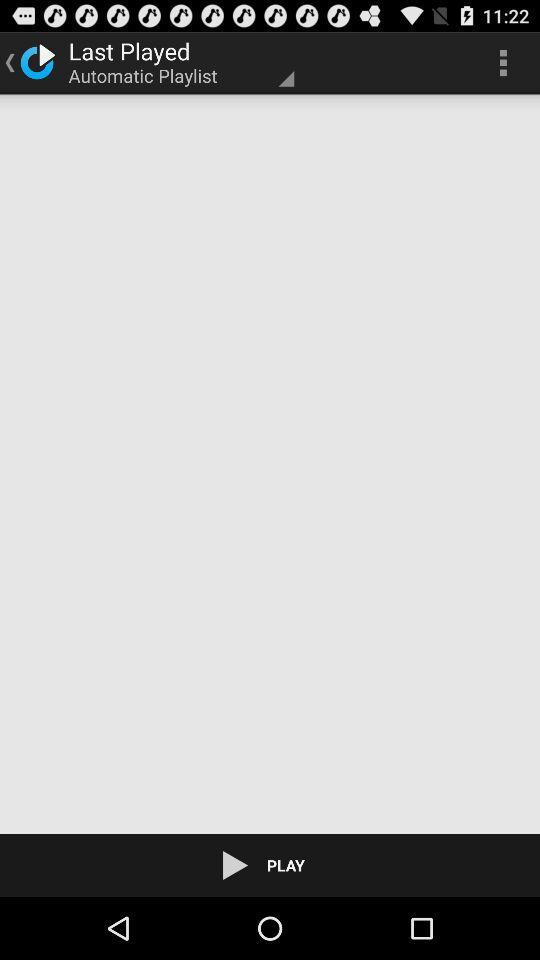 This screenshot has width=540, height=960. I want to click on icon next to the automatic playlist, so click(502, 62).